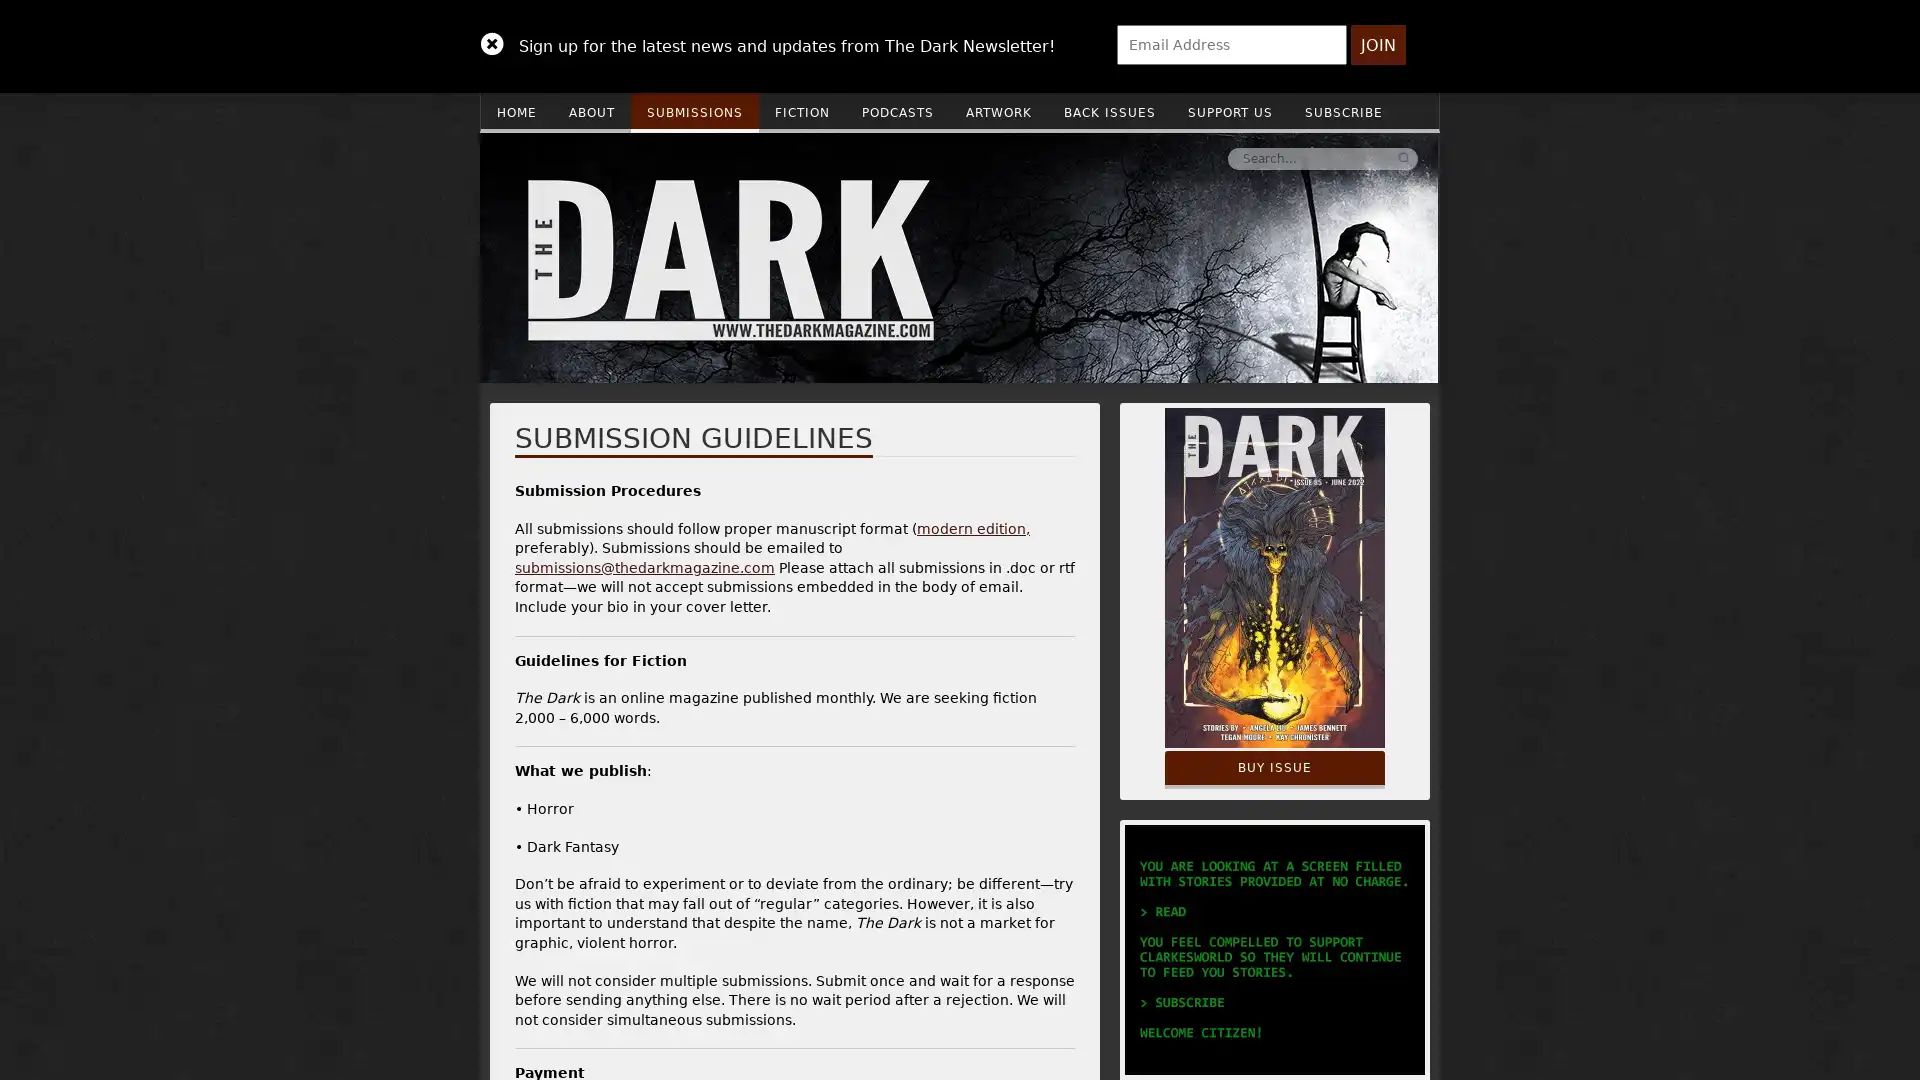 The height and width of the screenshot is (1080, 1920). Describe the element at coordinates (1103, 157) in the screenshot. I see `Search` at that location.